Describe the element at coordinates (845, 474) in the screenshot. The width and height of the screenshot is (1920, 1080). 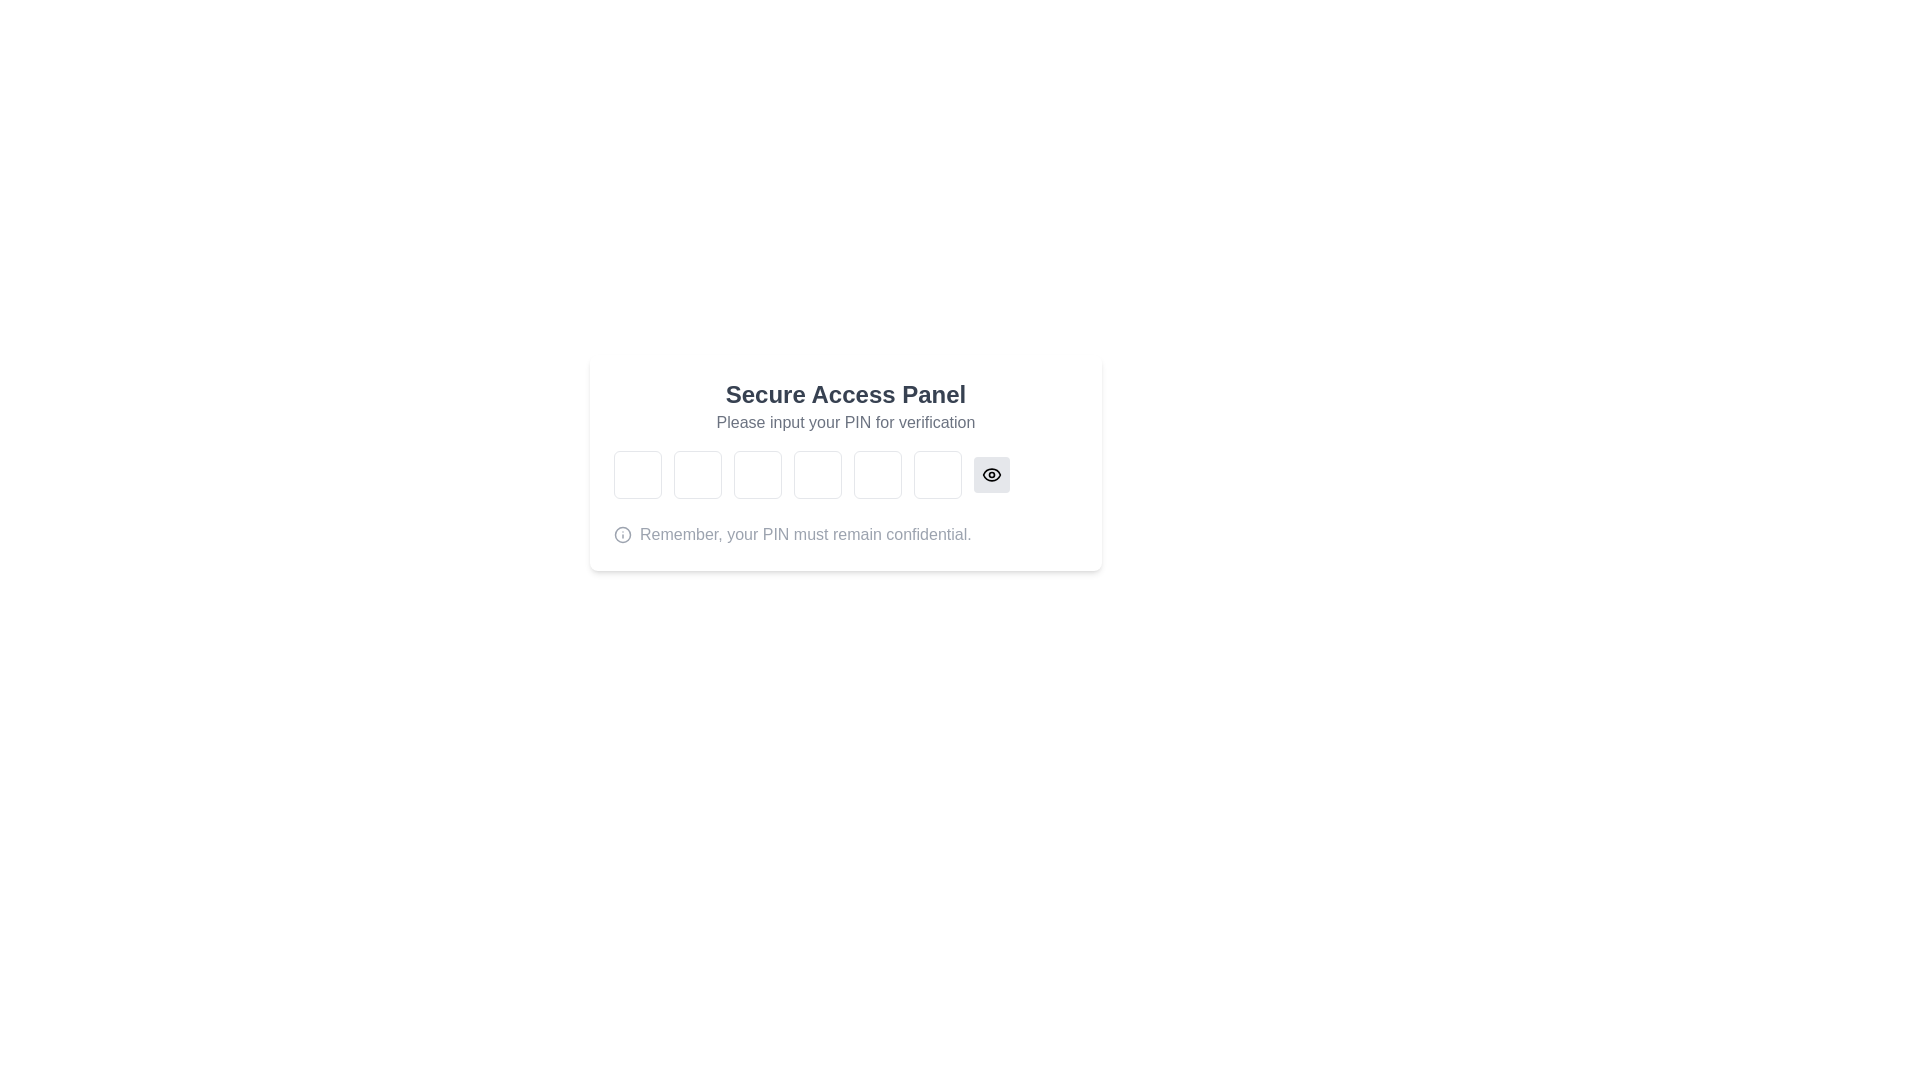
I see `any input field within the group of interactive components located beneath the 'Please input your PIN for verification' text in the 'Secure Access Panel'` at that location.